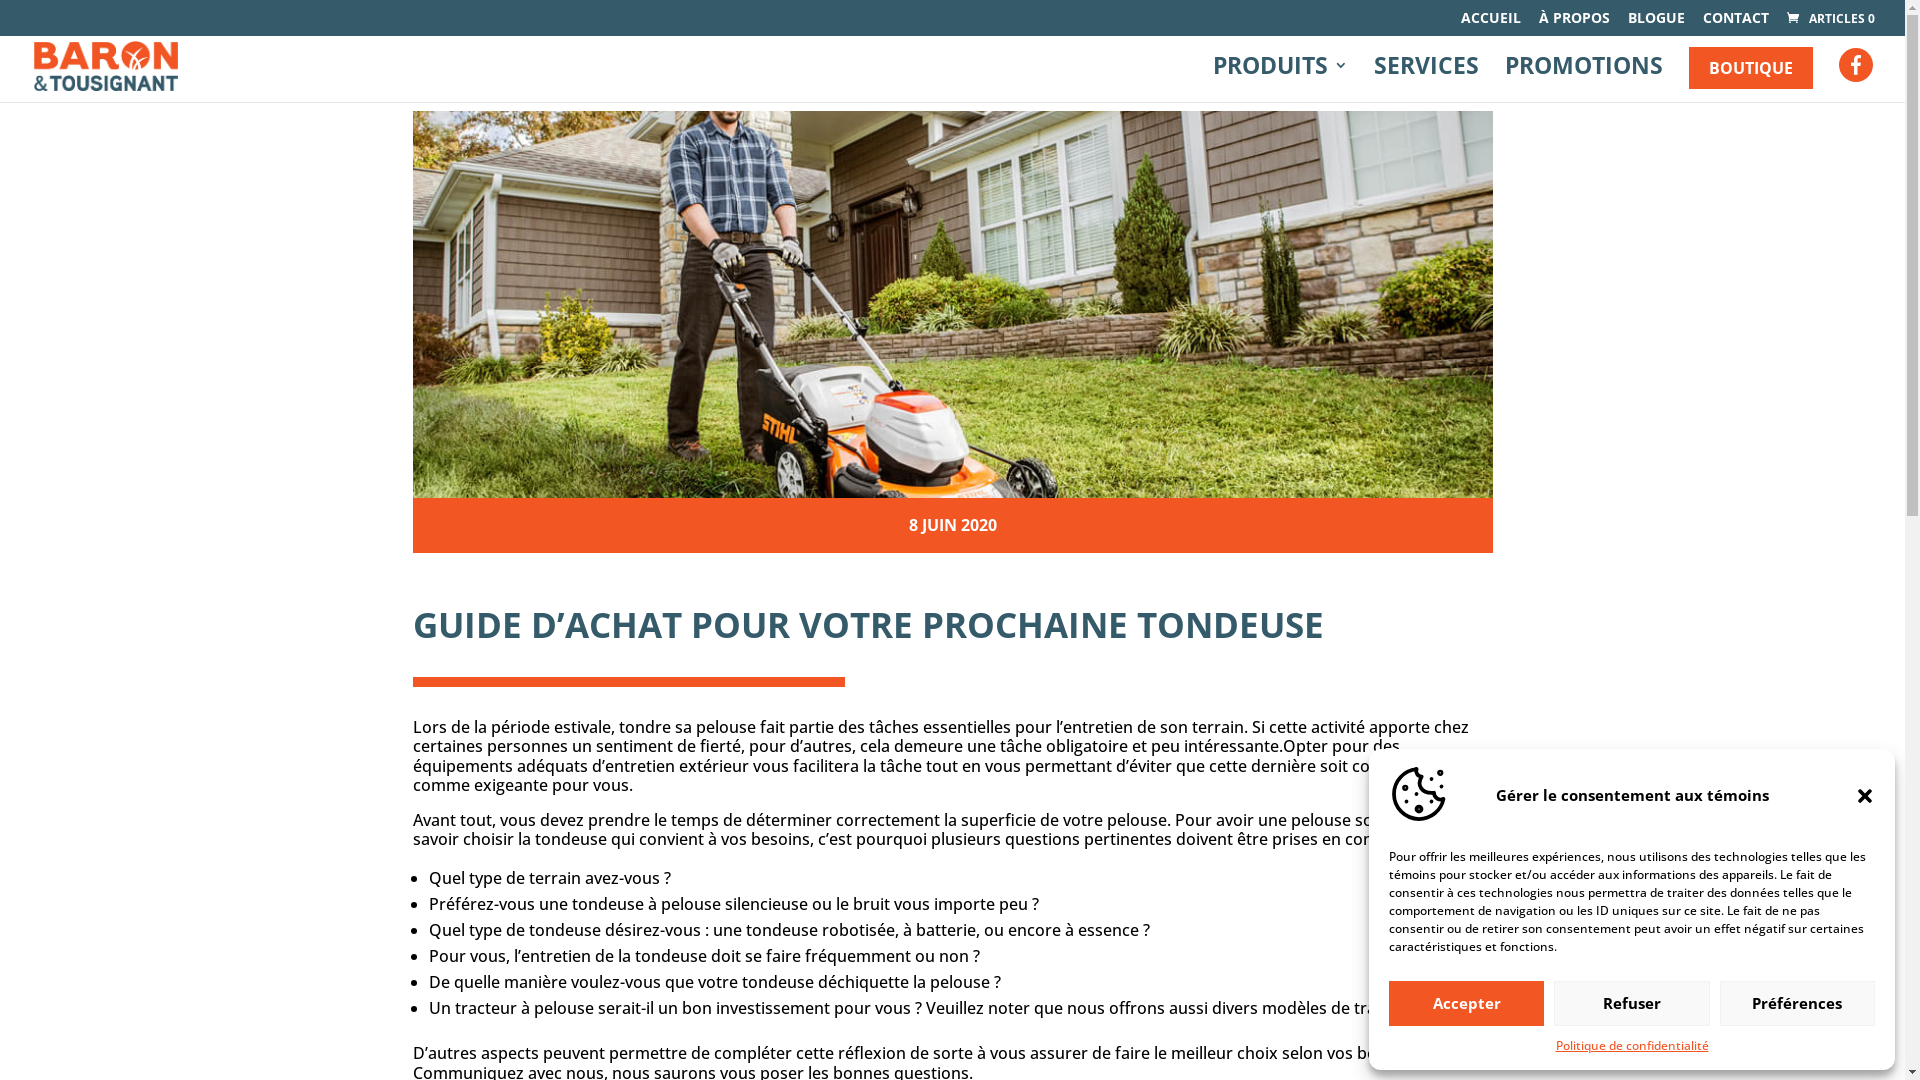 This screenshot has width=1920, height=1080. I want to click on 'BOUTIQUE', so click(1750, 67).